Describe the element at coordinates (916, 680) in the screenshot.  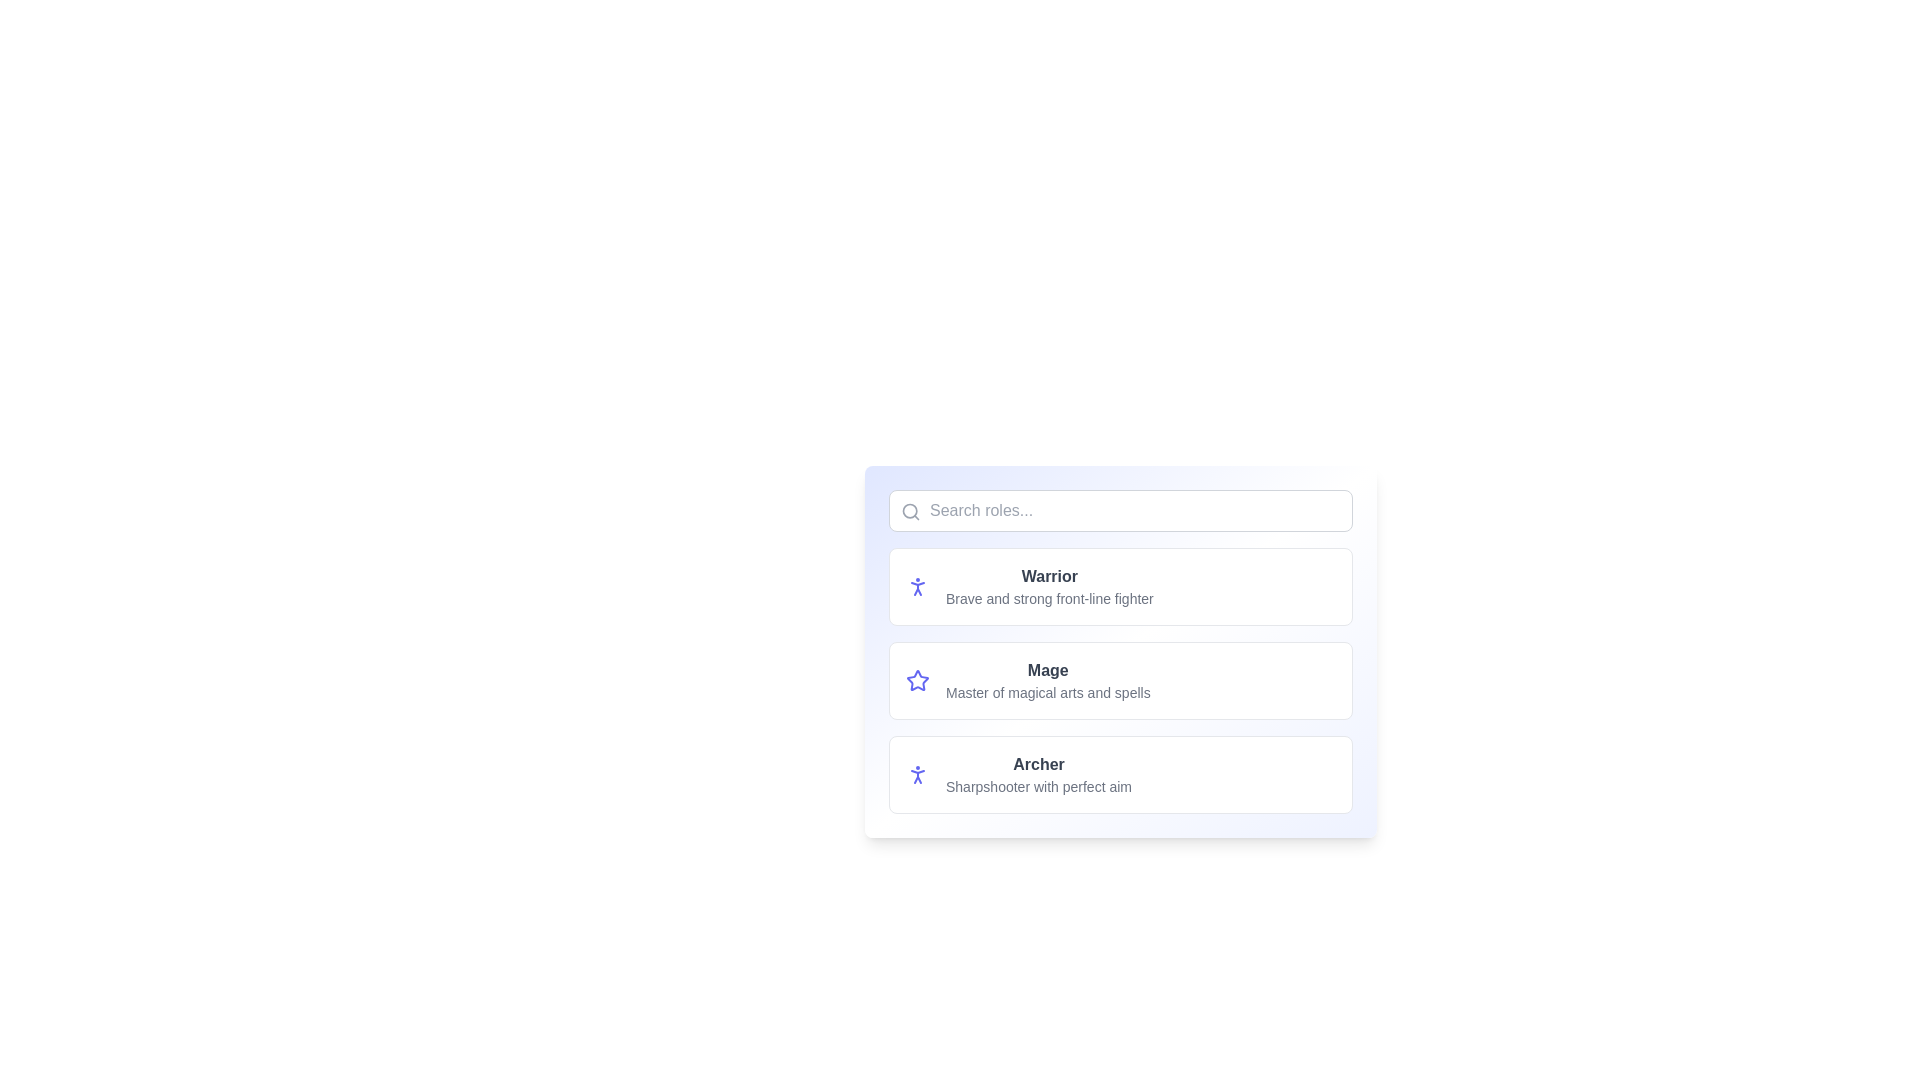
I see `the blue outlined star-shaped icon representing the 'Mage' role, which is positioned to the left of the text block describing 'Mage: Master of magical arts and spells.'` at that location.